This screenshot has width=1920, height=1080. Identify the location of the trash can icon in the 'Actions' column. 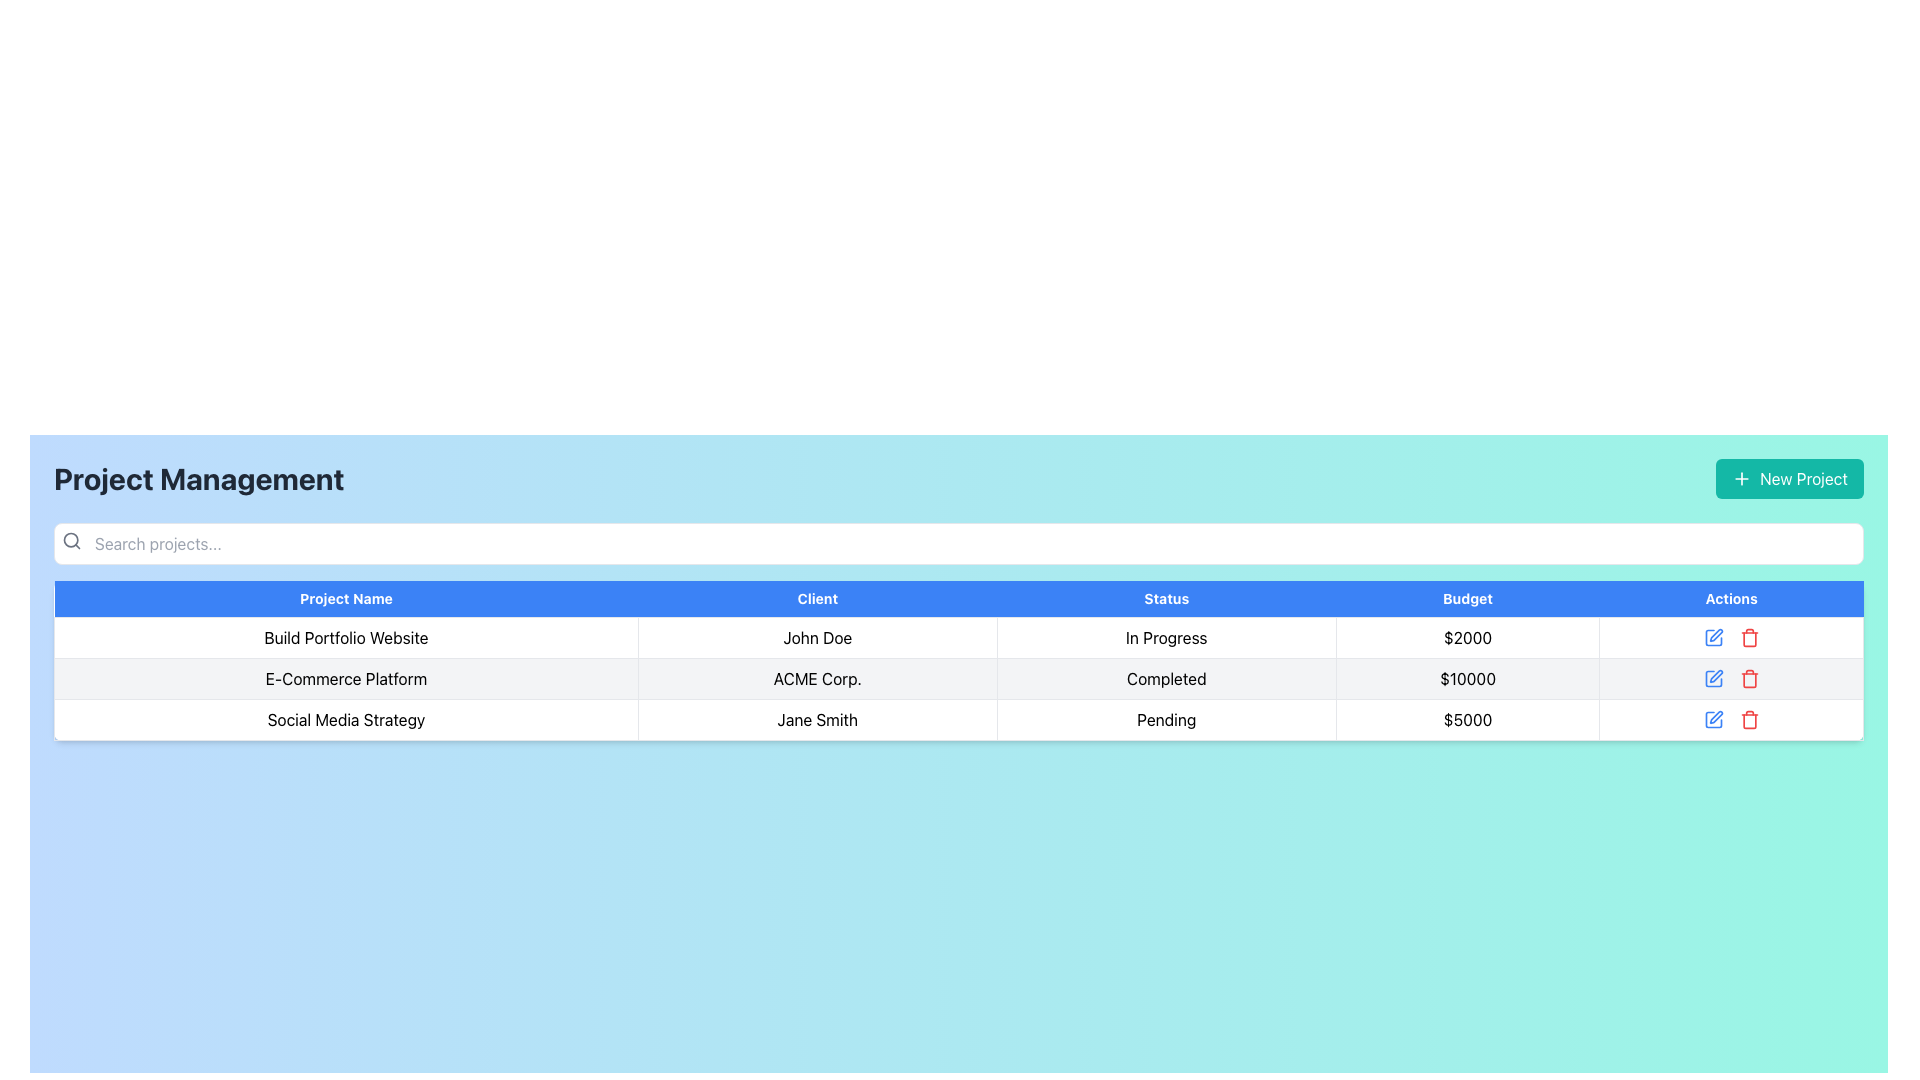
(1748, 639).